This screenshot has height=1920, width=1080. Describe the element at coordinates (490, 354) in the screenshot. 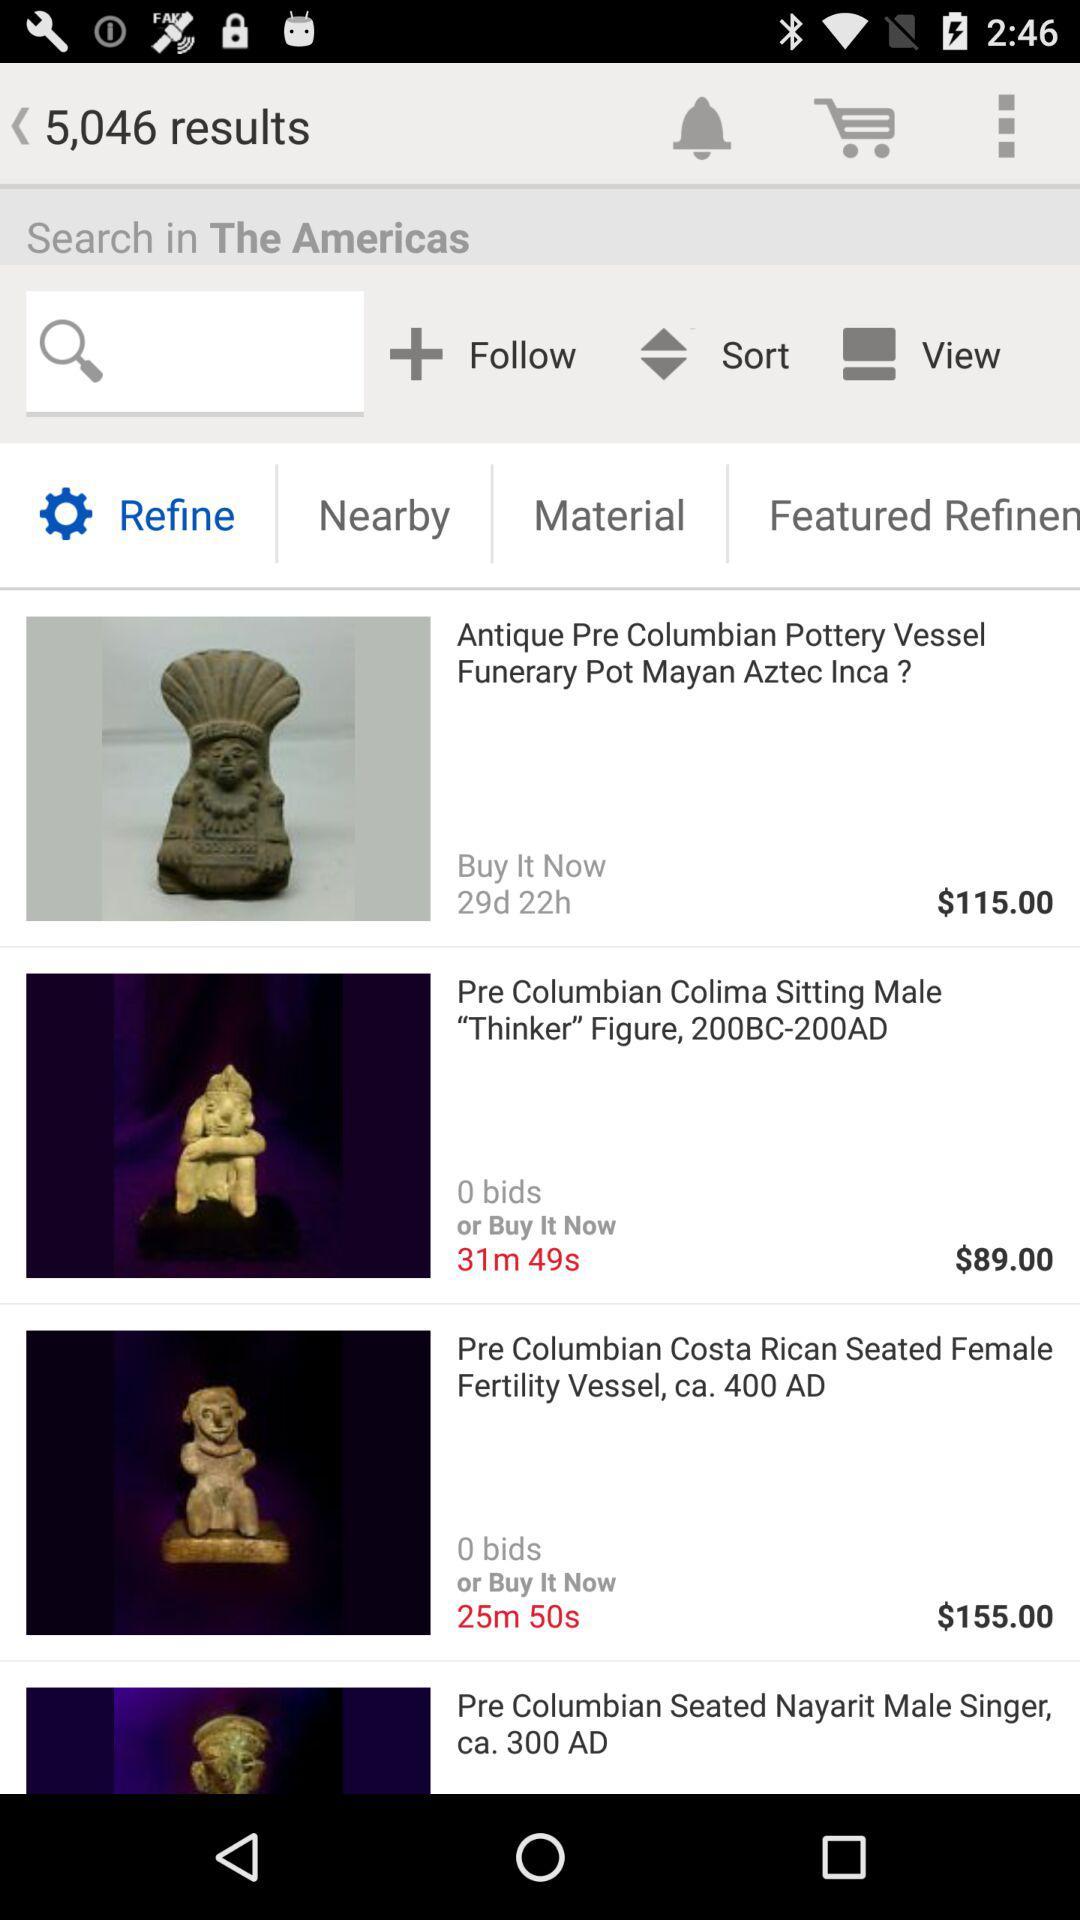

I see `follow icon` at that location.